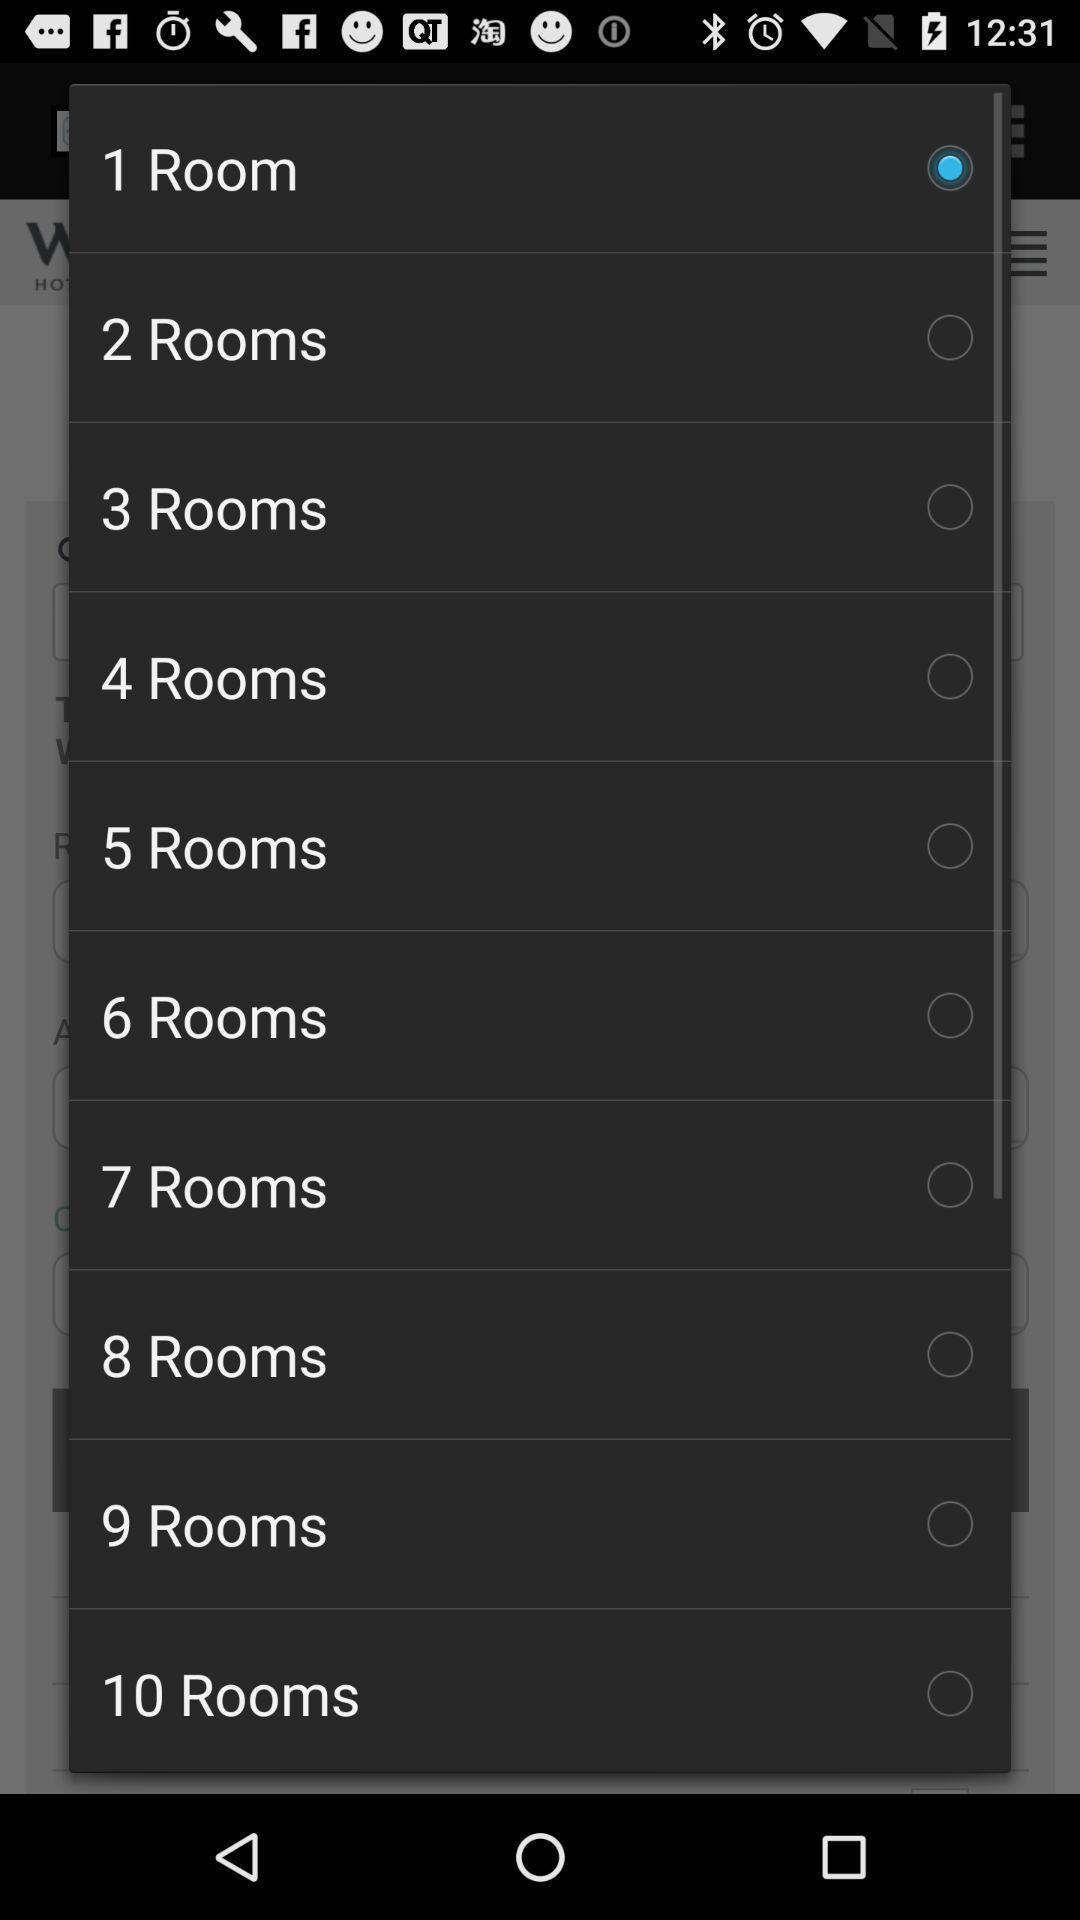 The height and width of the screenshot is (1920, 1080). Describe the element at coordinates (540, 1185) in the screenshot. I see `checkbox above 8 rooms` at that location.